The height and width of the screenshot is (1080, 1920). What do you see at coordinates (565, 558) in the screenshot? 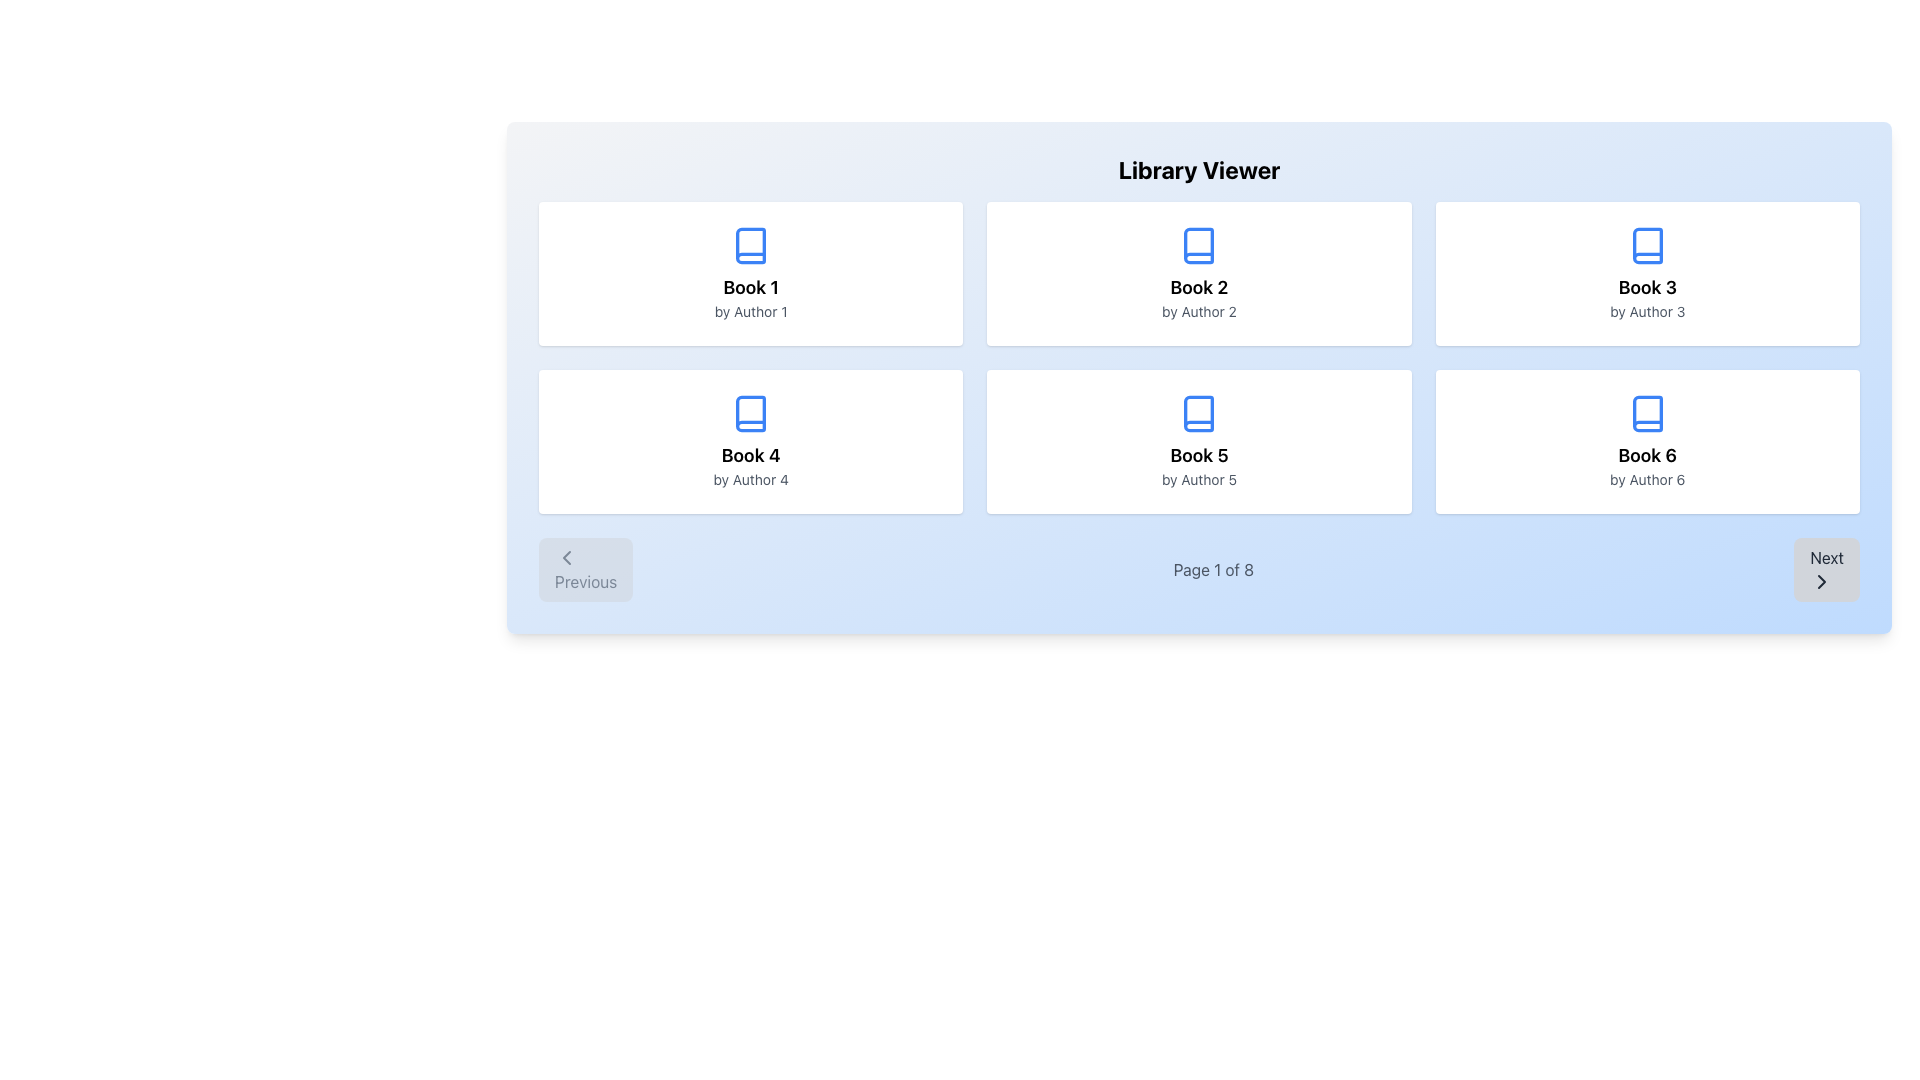
I see `the 'Previous' icon located at the bottom-left corner of the interface` at bounding box center [565, 558].